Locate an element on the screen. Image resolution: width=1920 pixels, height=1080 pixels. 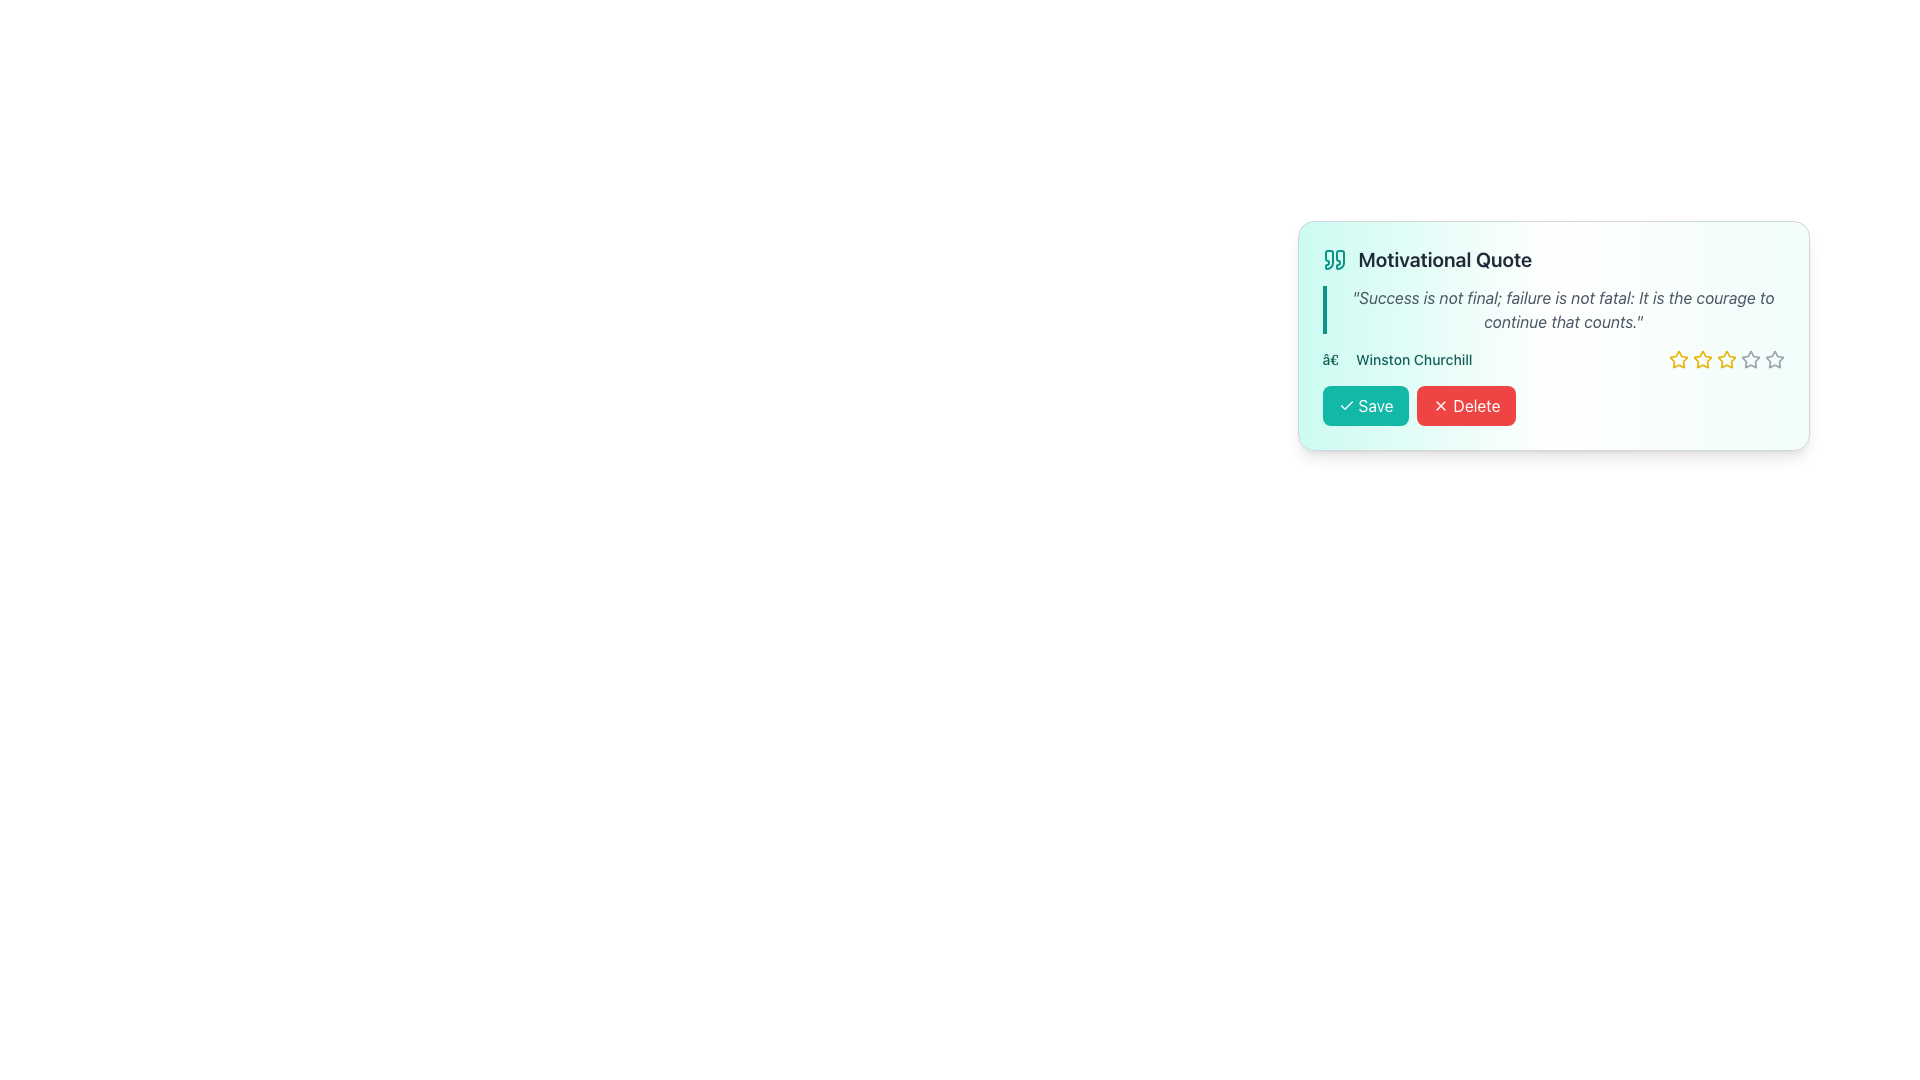
the fifth hollow star icon used for rating, located at the bottom-right part of the card interface is located at coordinates (1774, 358).